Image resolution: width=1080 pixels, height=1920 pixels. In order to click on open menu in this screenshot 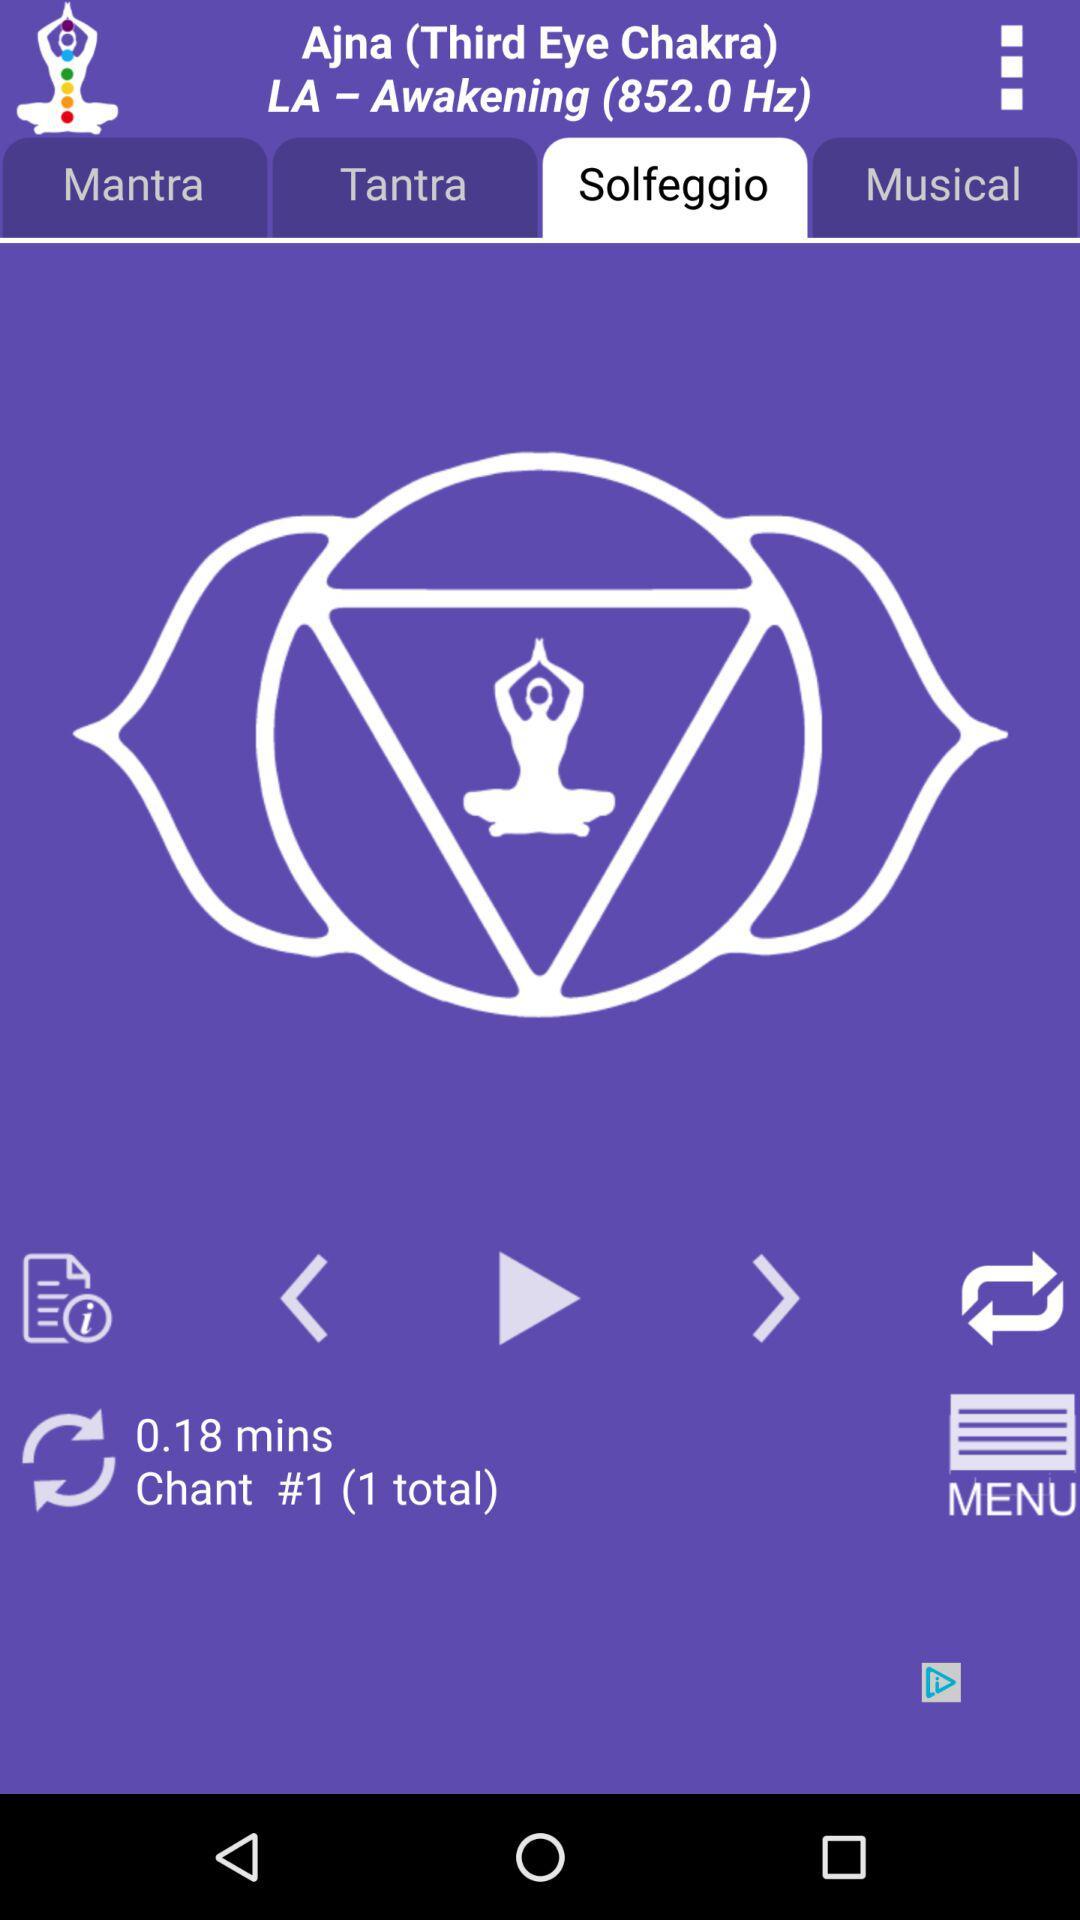, I will do `click(1012, 1460)`.